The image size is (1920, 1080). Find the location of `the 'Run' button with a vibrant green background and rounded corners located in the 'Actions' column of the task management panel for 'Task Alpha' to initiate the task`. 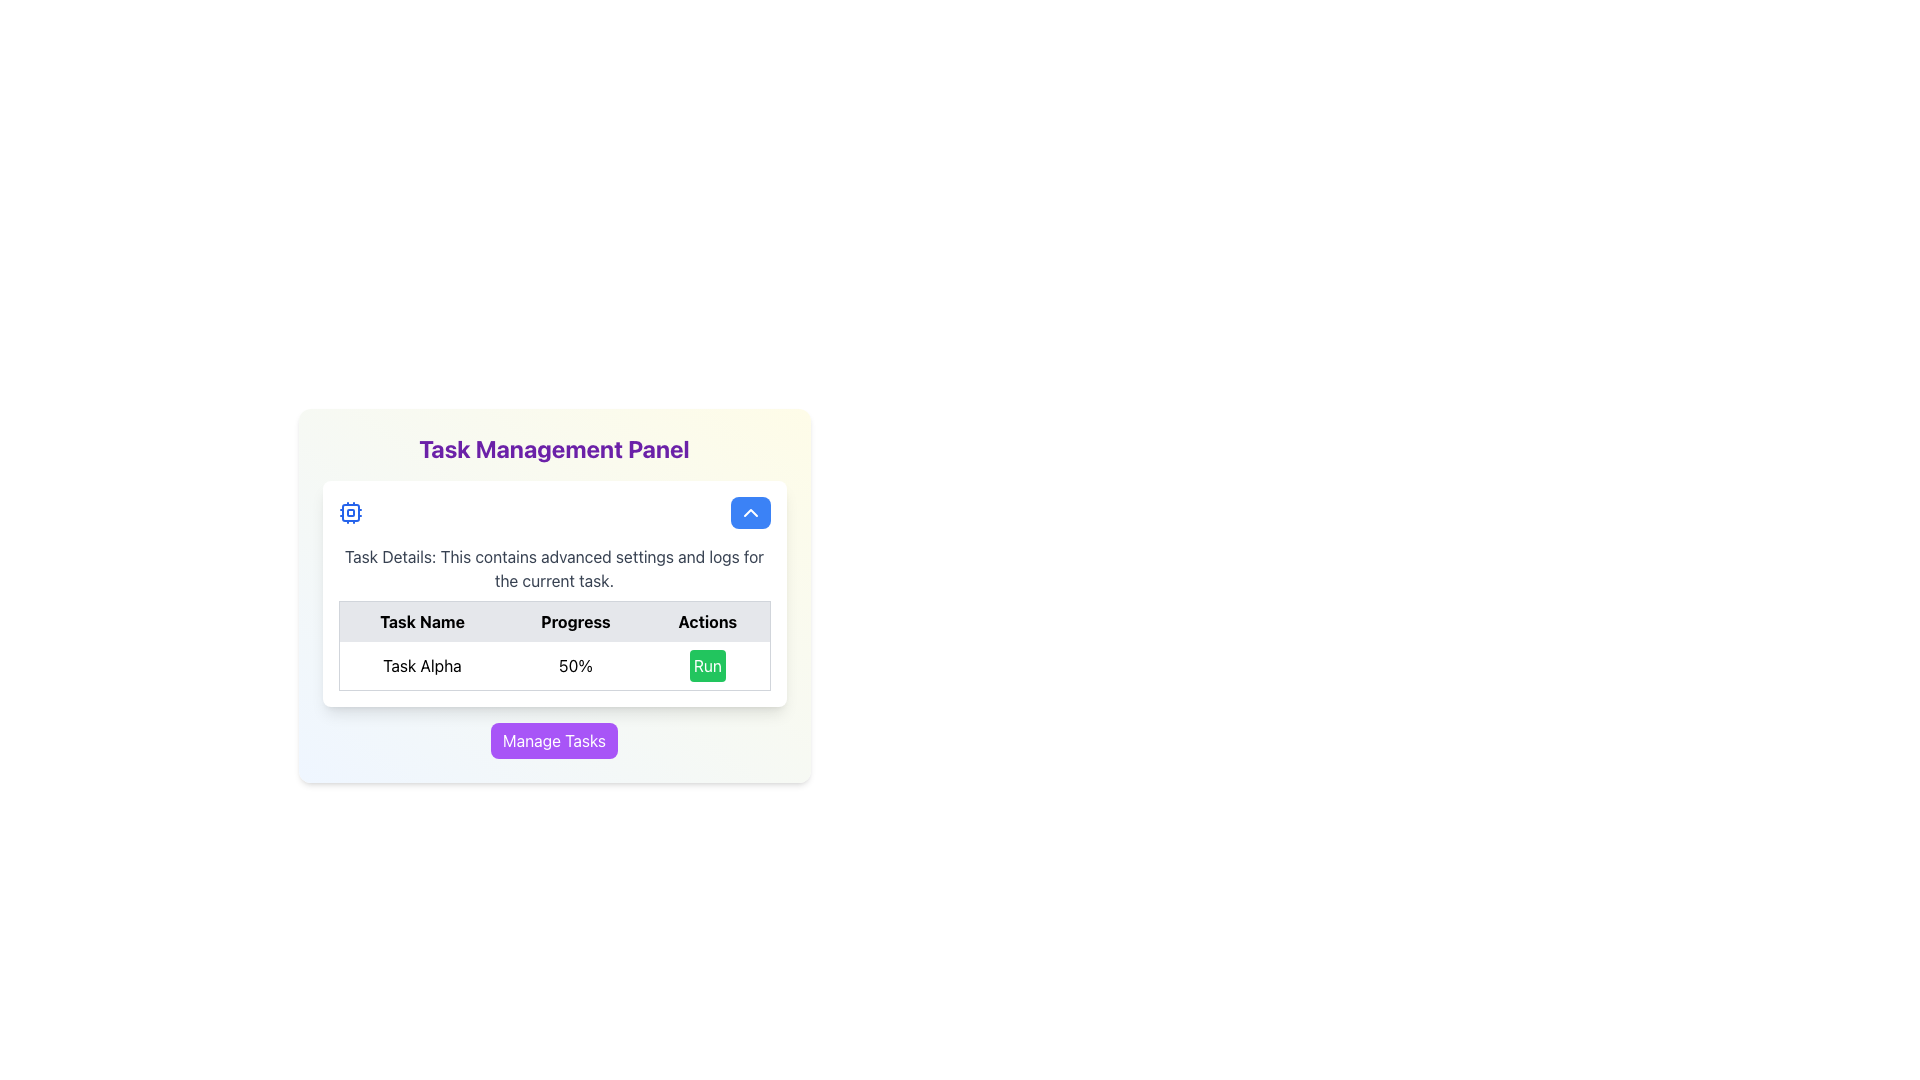

the 'Run' button with a vibrant green background and rounded corners located in the 'Actions' column of the task management panel for 'Task Alpha' to initiate the task is located at coordinates (707, 666).